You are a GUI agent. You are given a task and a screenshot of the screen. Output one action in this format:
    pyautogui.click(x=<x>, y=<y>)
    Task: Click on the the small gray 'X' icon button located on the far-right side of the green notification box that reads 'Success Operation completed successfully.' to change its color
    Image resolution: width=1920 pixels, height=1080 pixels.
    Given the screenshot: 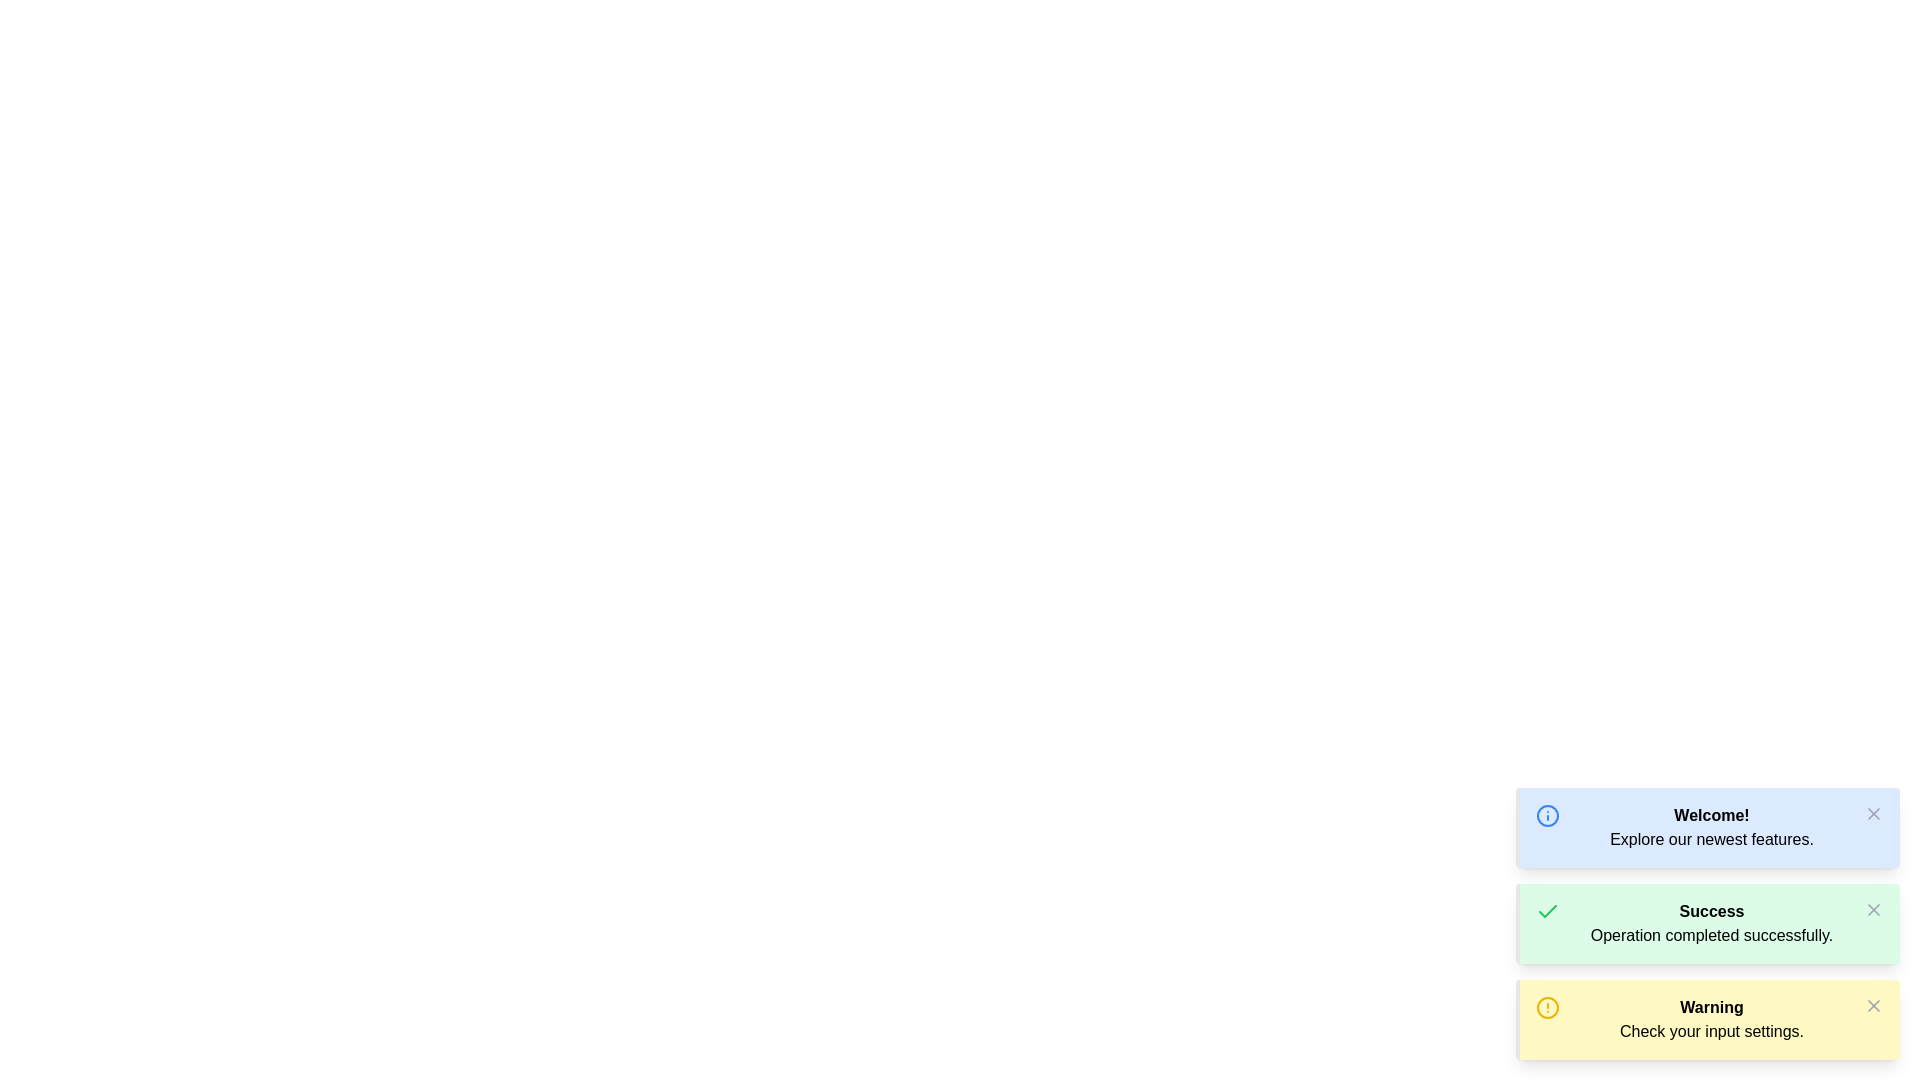 What is the action you would take?
    pyautogui.click(x=1872, y=910)
    